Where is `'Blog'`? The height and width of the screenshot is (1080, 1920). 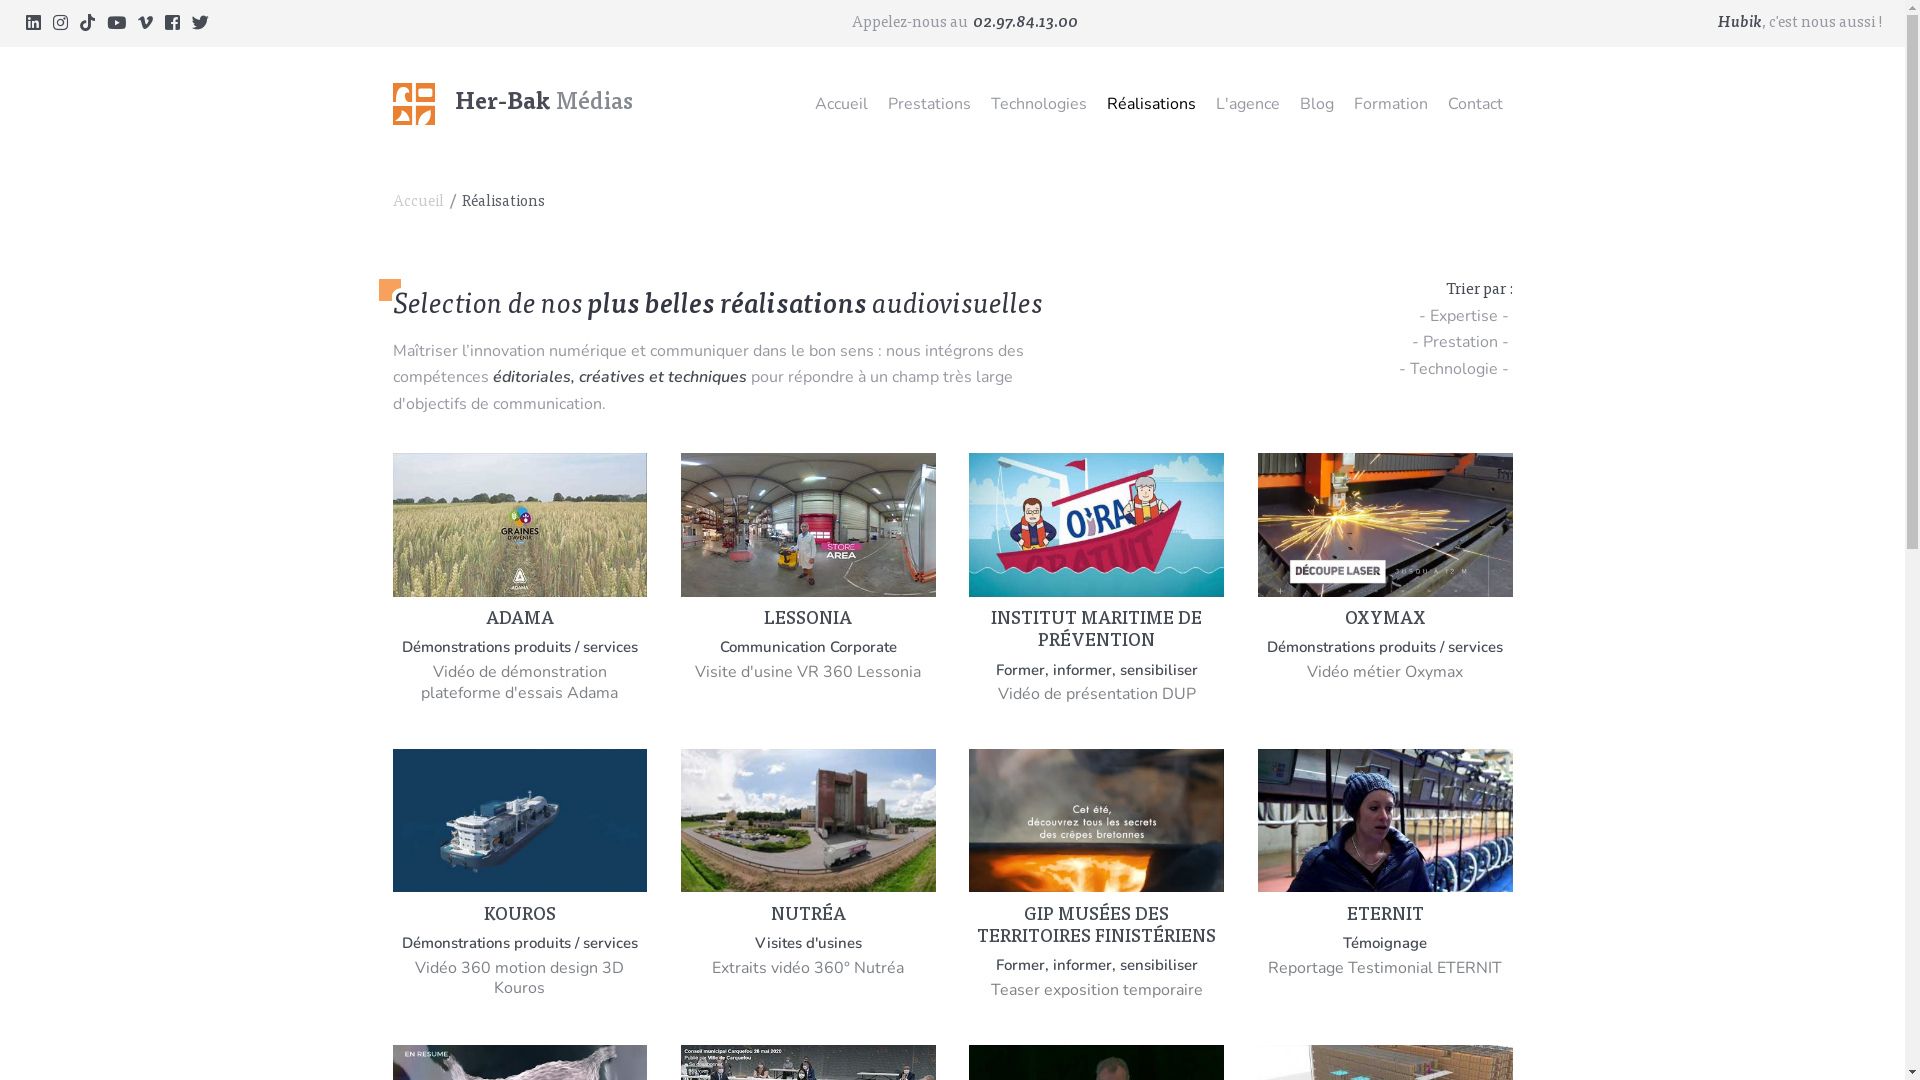 'Blog' is located at coordinates (1316, 104).